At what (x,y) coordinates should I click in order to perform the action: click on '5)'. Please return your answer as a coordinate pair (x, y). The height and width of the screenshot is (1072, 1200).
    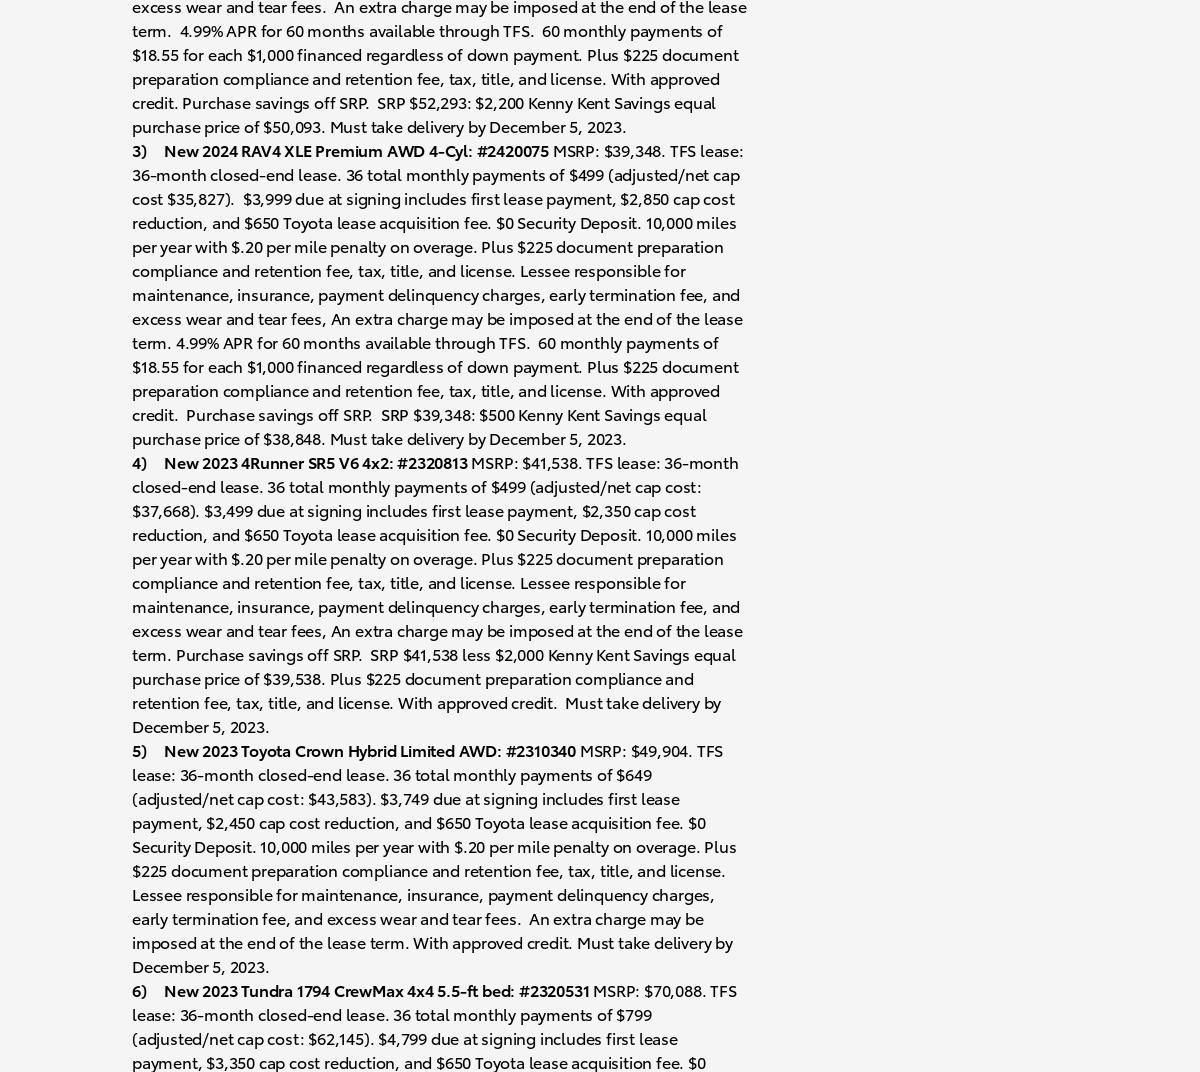
    Looking at the image, I should click on (138, 748).